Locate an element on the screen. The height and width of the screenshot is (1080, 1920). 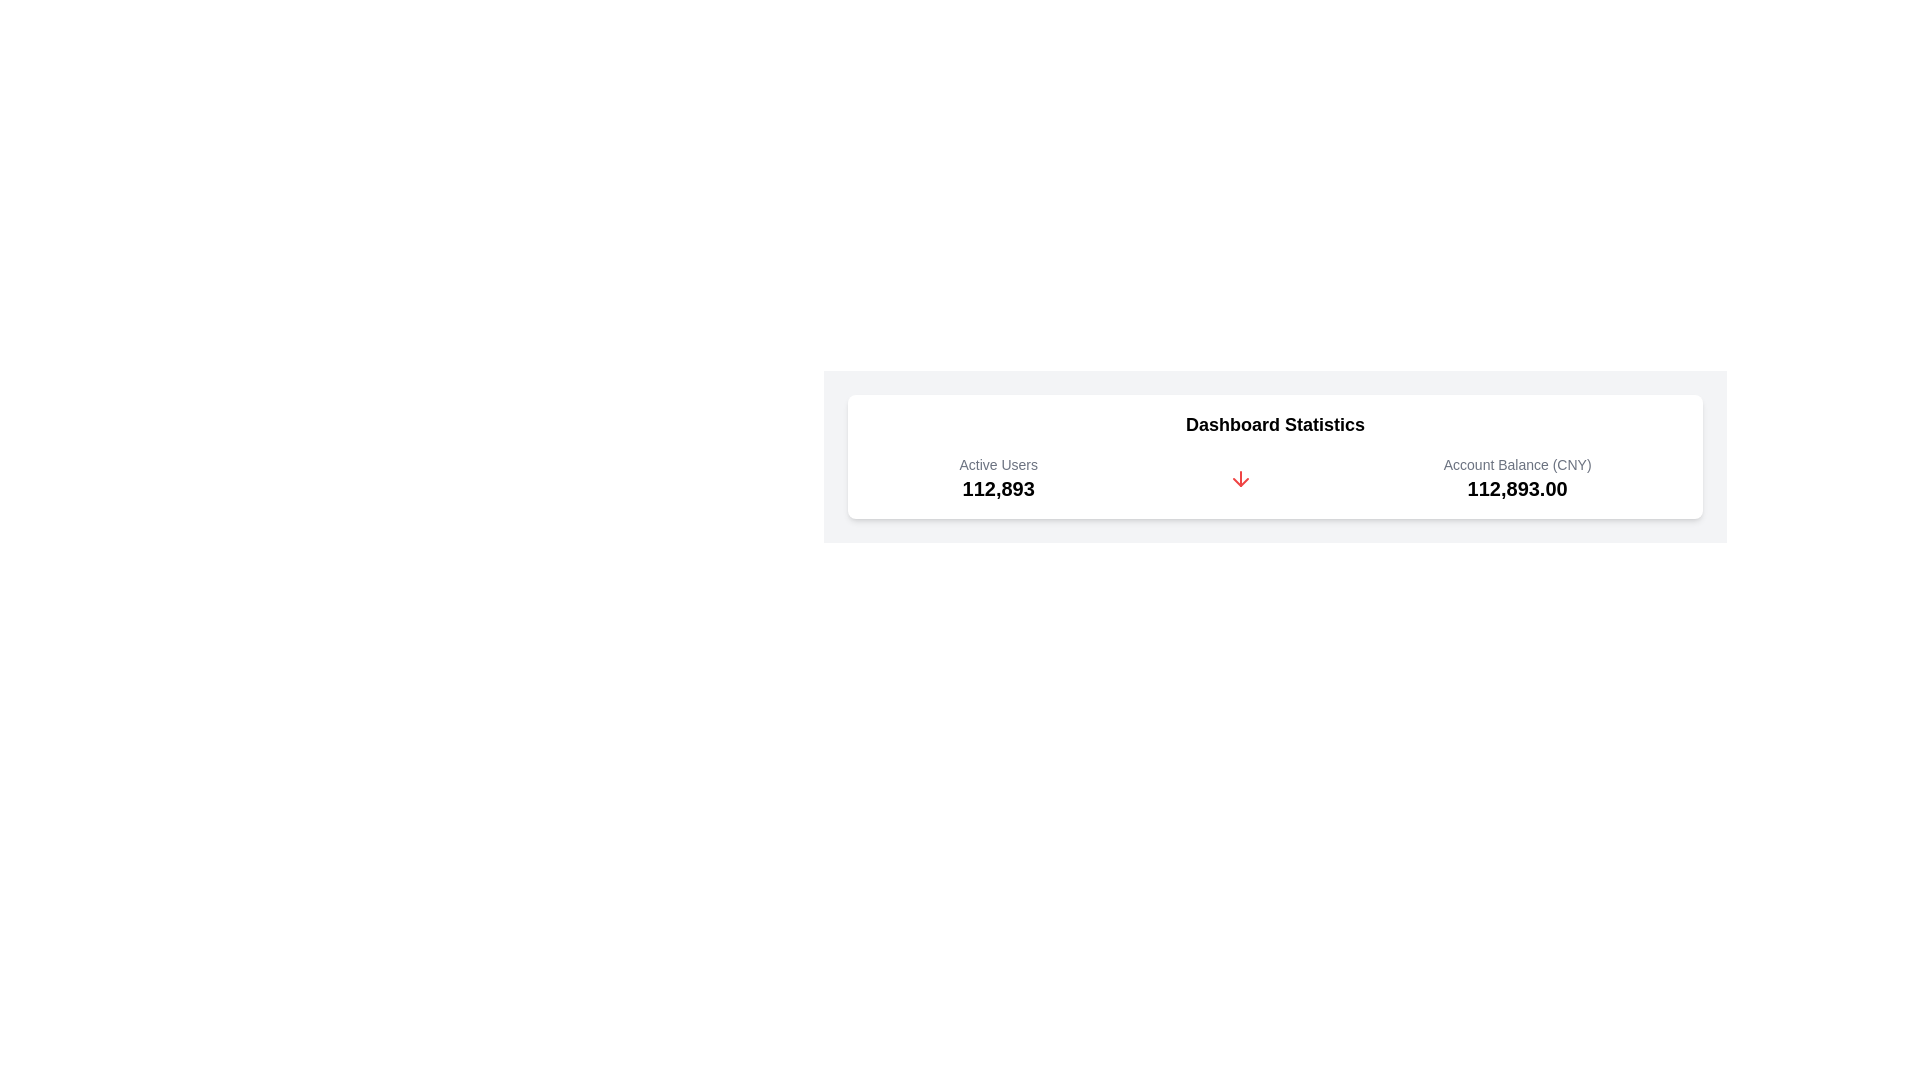
the Text Label displaying the numeric value '112,893.00', which is styled to stand out and is positioned underneath the 'Account Balance (CNY)' label is located at coordinates (1517, 489).